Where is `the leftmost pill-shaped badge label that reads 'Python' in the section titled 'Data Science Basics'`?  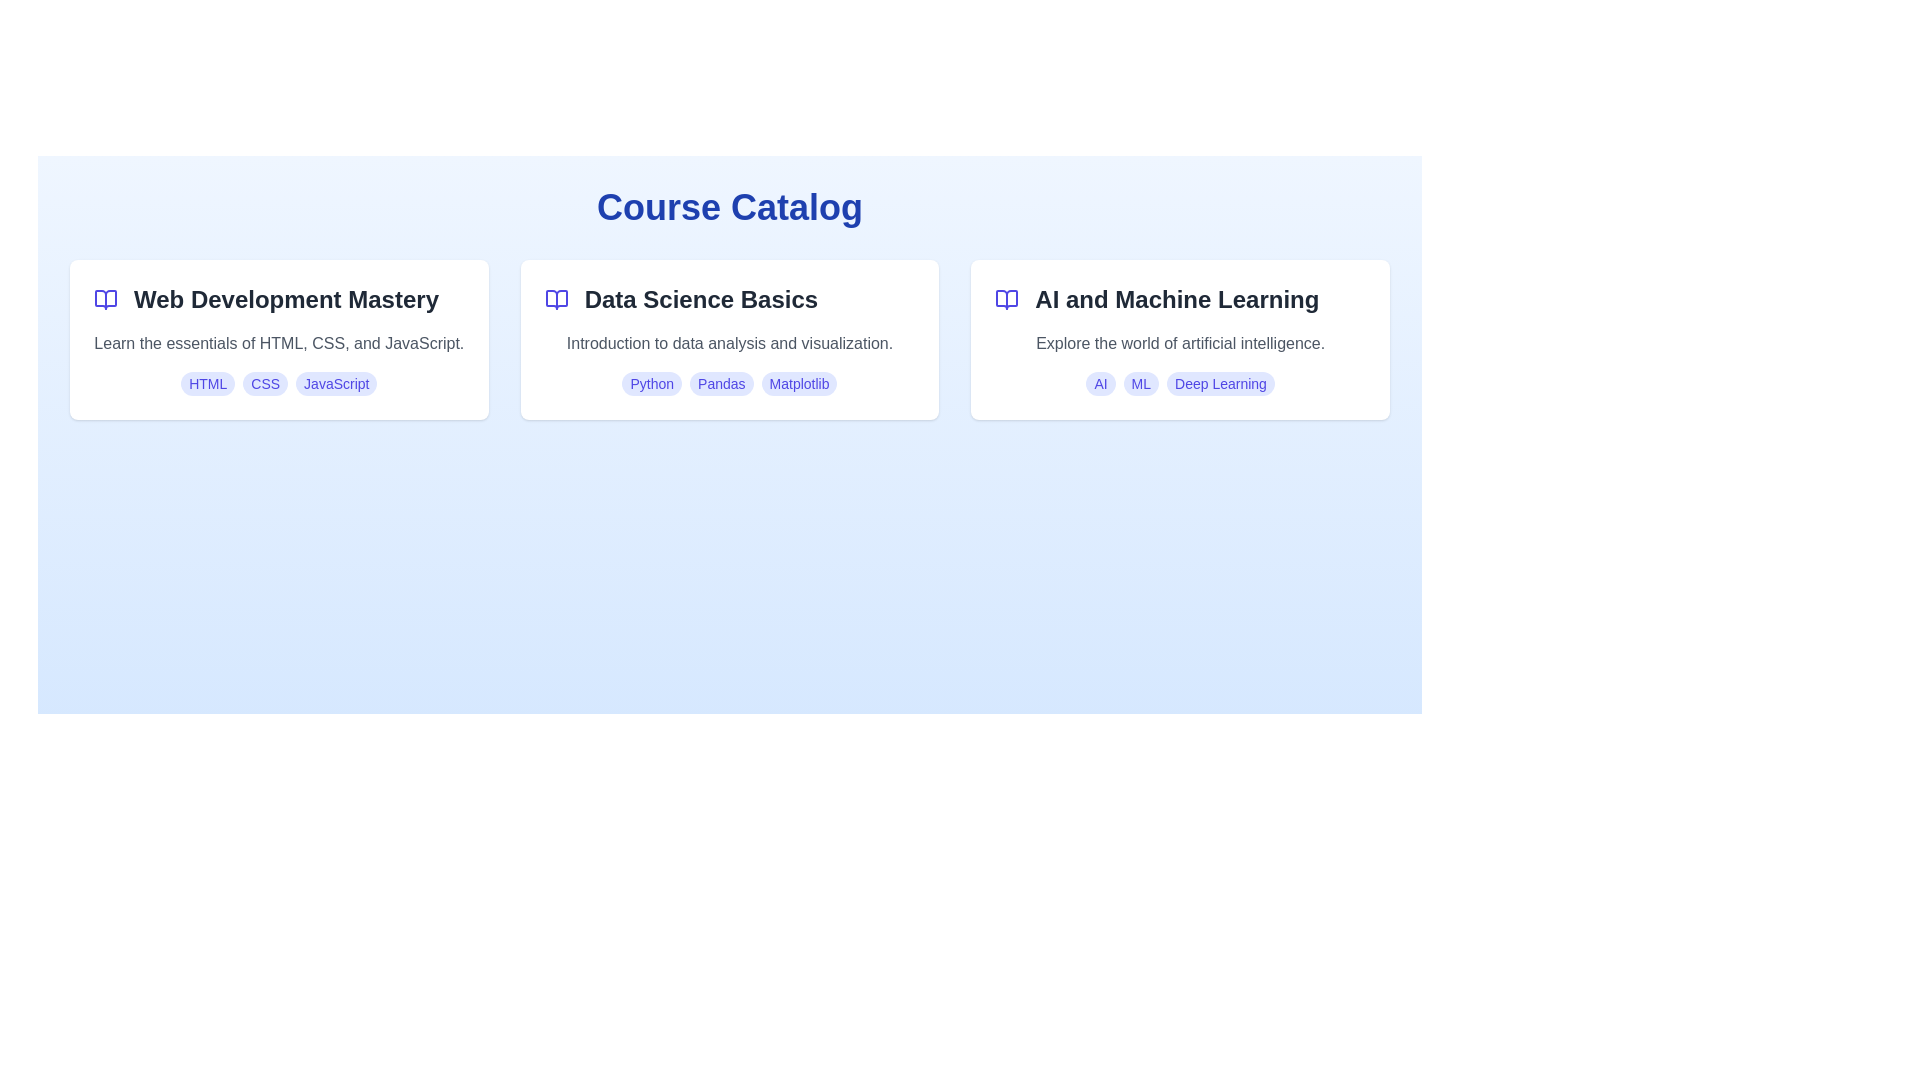
the leftmost pill-shaped badge label that reads 'Python' in the section titled 'Data Science Basics' is located at coordinates (652, 384).